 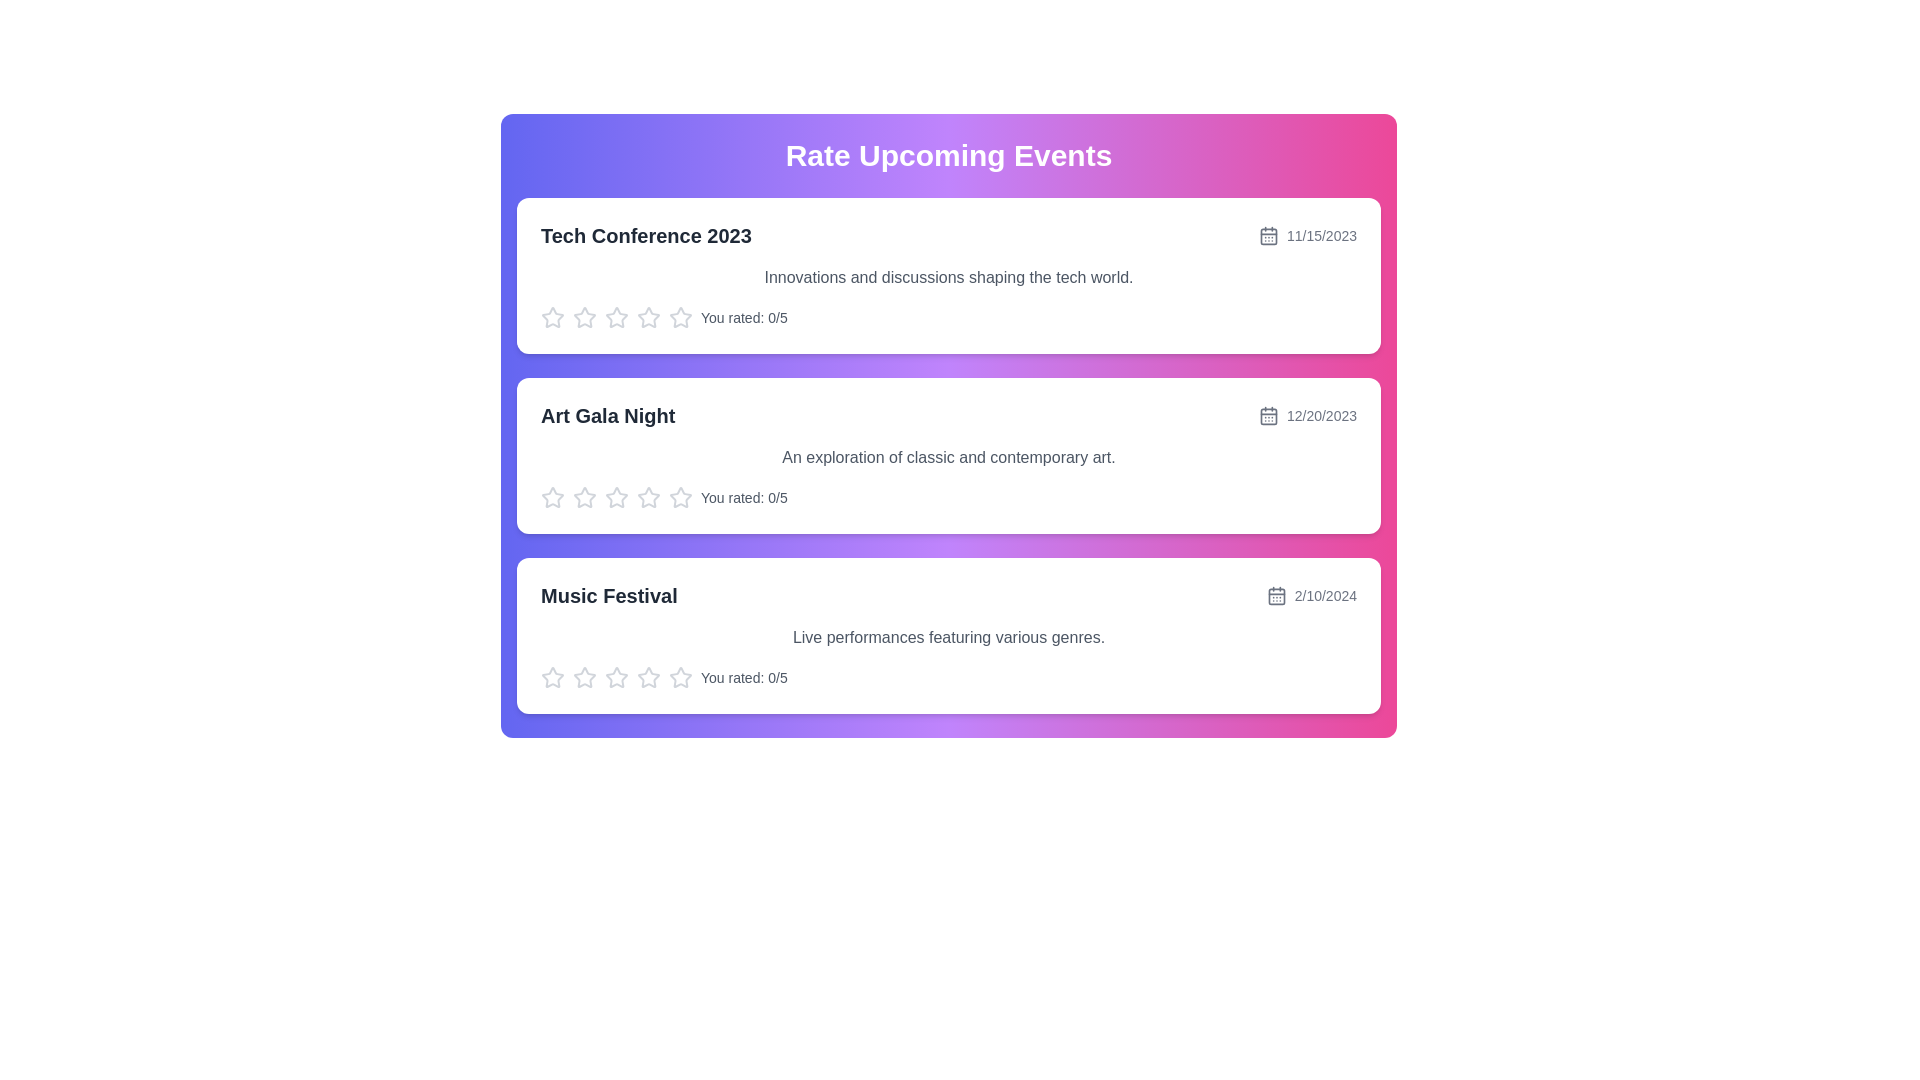 What do you see at coordinates (616, 677) in the screenshot?
I see `the fourth star in the rating component for the 'Music Festival' event` at bounding box center [616, 677].